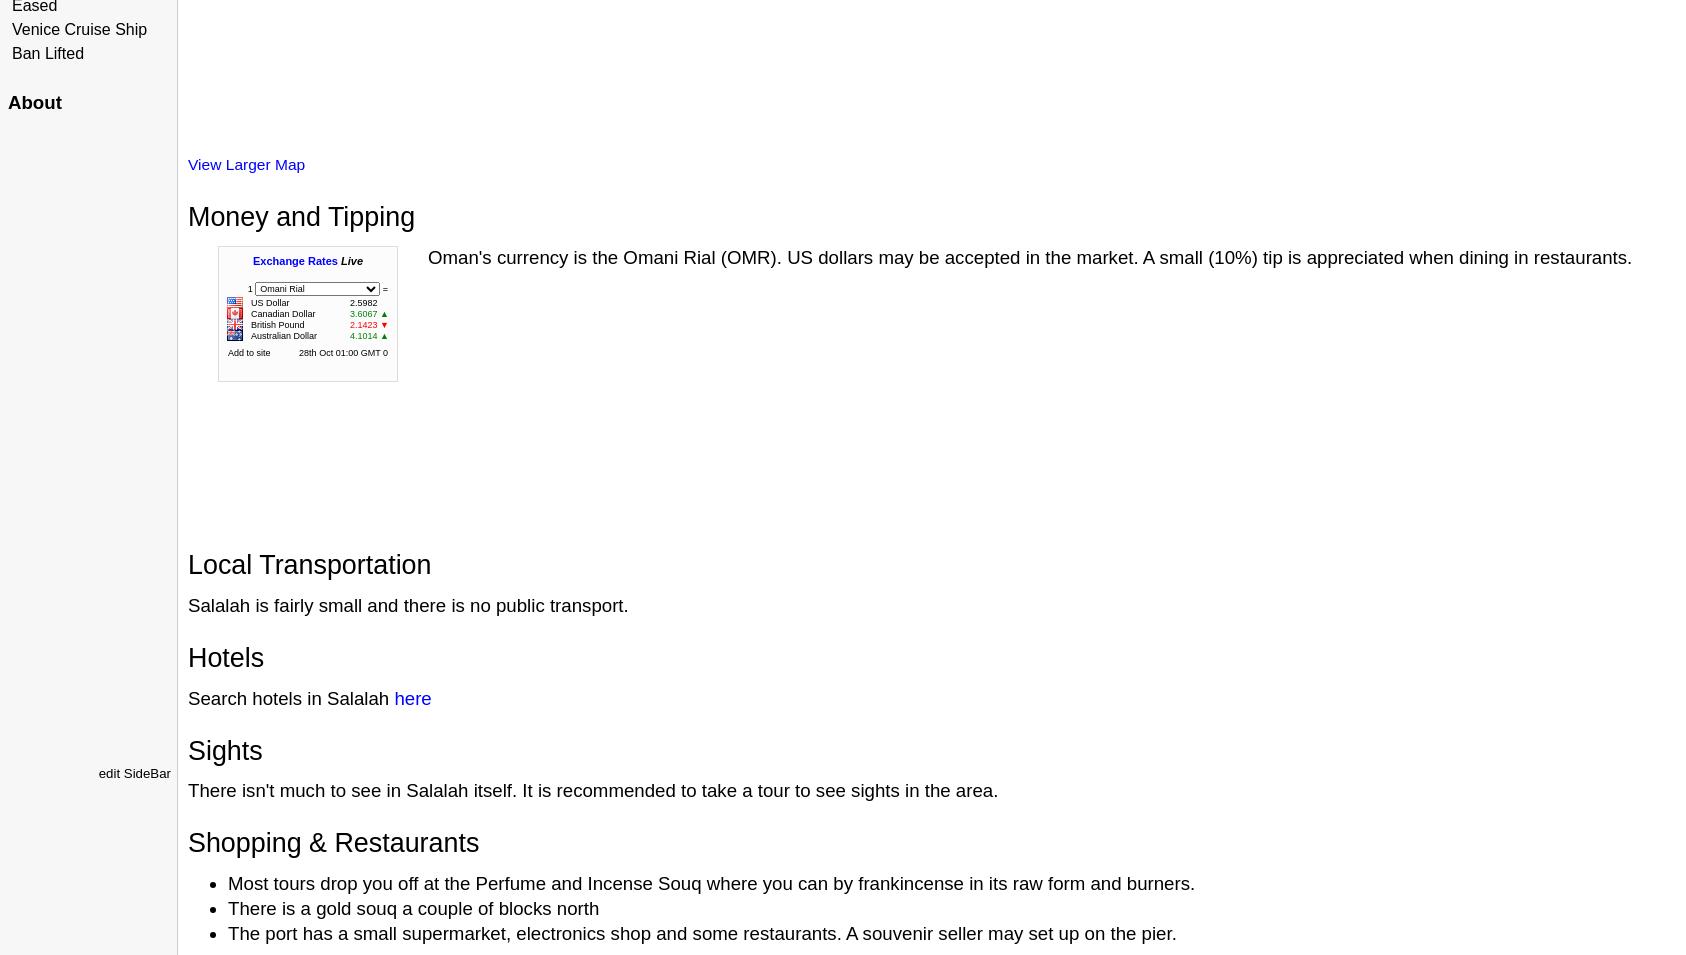  Describe the element at coordinates (227, 932) in the screenshot. I see `'The port has a small supermarket, electronics shop and some restaurants.  A souvenir seller may set up on the pier.'` at that location.